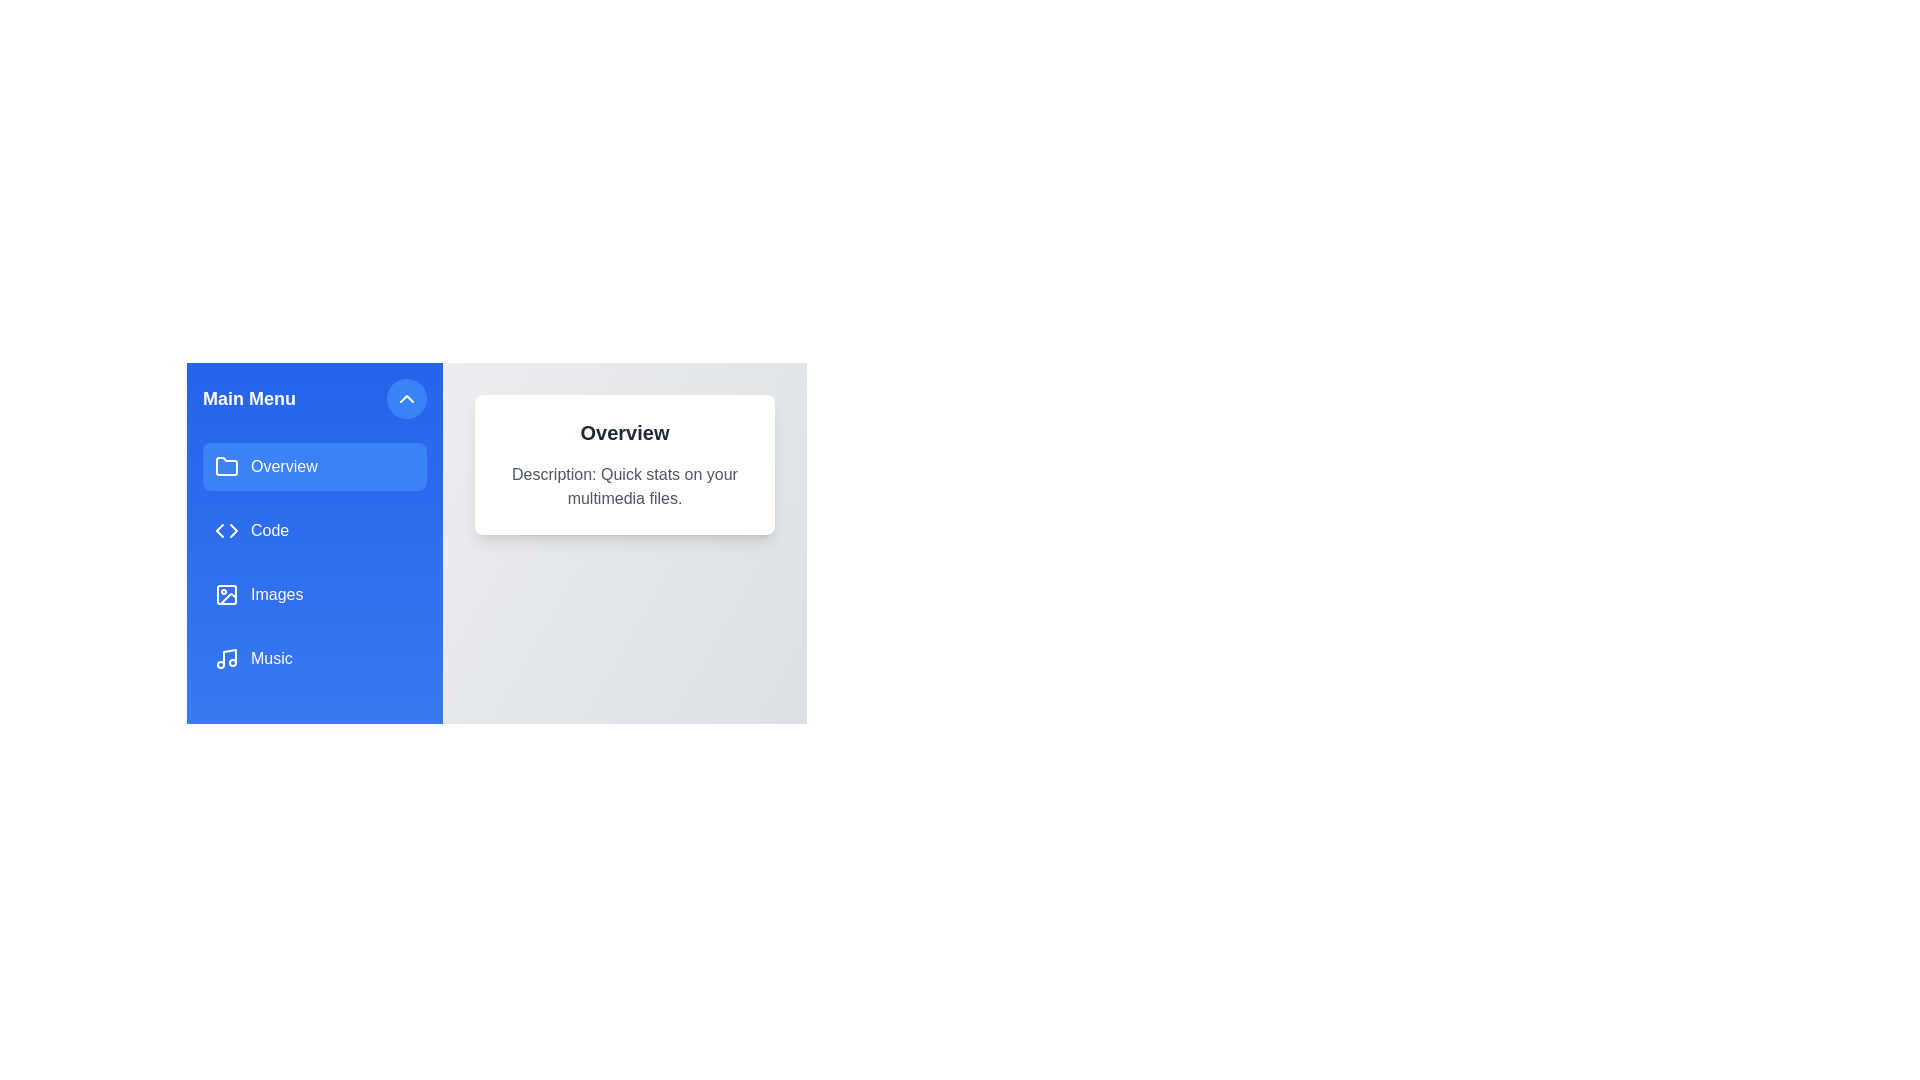 The image size is (1920, 1080). I want to click on keyboard navigation, so click(314, 466).